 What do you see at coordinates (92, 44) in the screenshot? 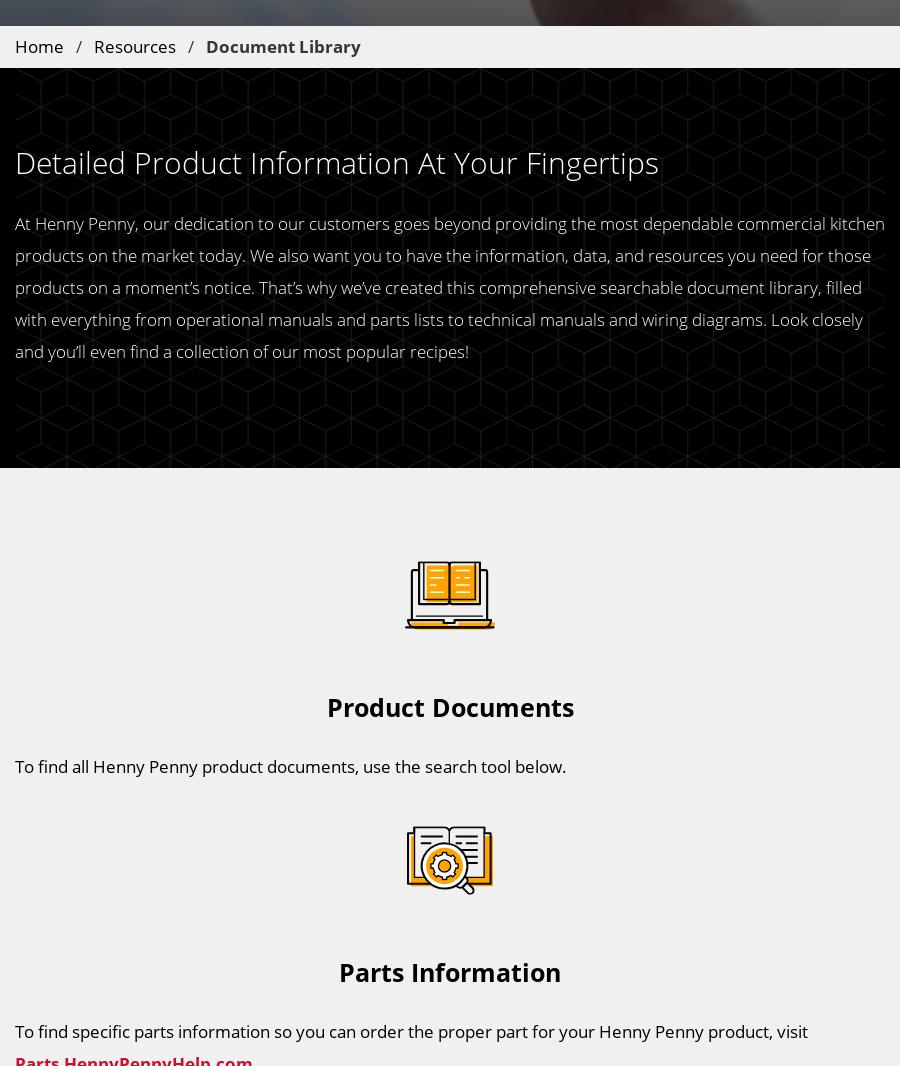
I see `'Resources'` at bounding box center [92, 44].